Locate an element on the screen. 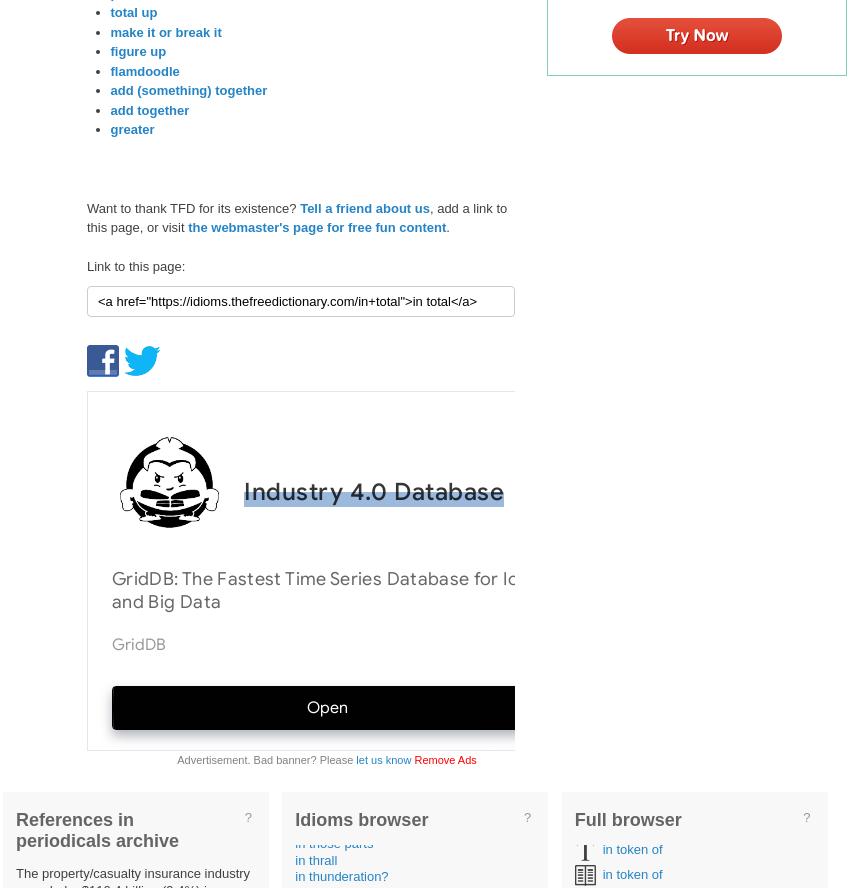  'Want to thank TFD for its existence?' is located at coordinates (86, 206).